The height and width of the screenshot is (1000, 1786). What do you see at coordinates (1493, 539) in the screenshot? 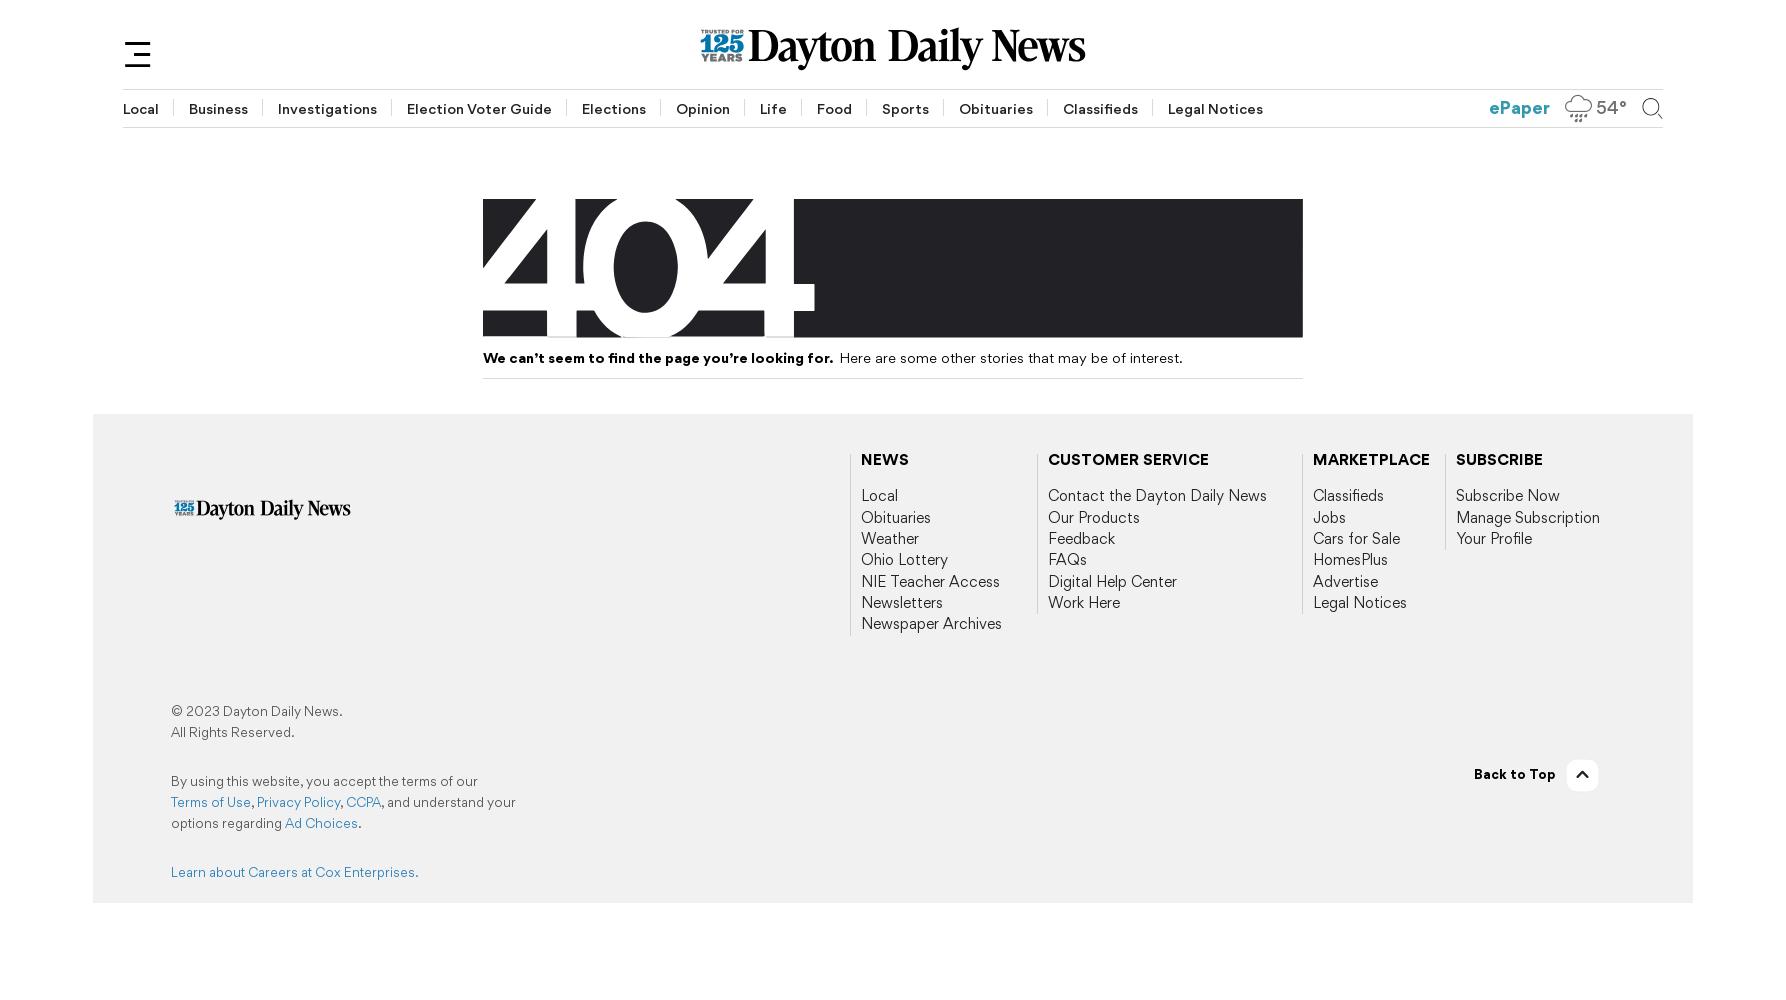
I see `'Your Profile'` at bounding box center [1493, 539].